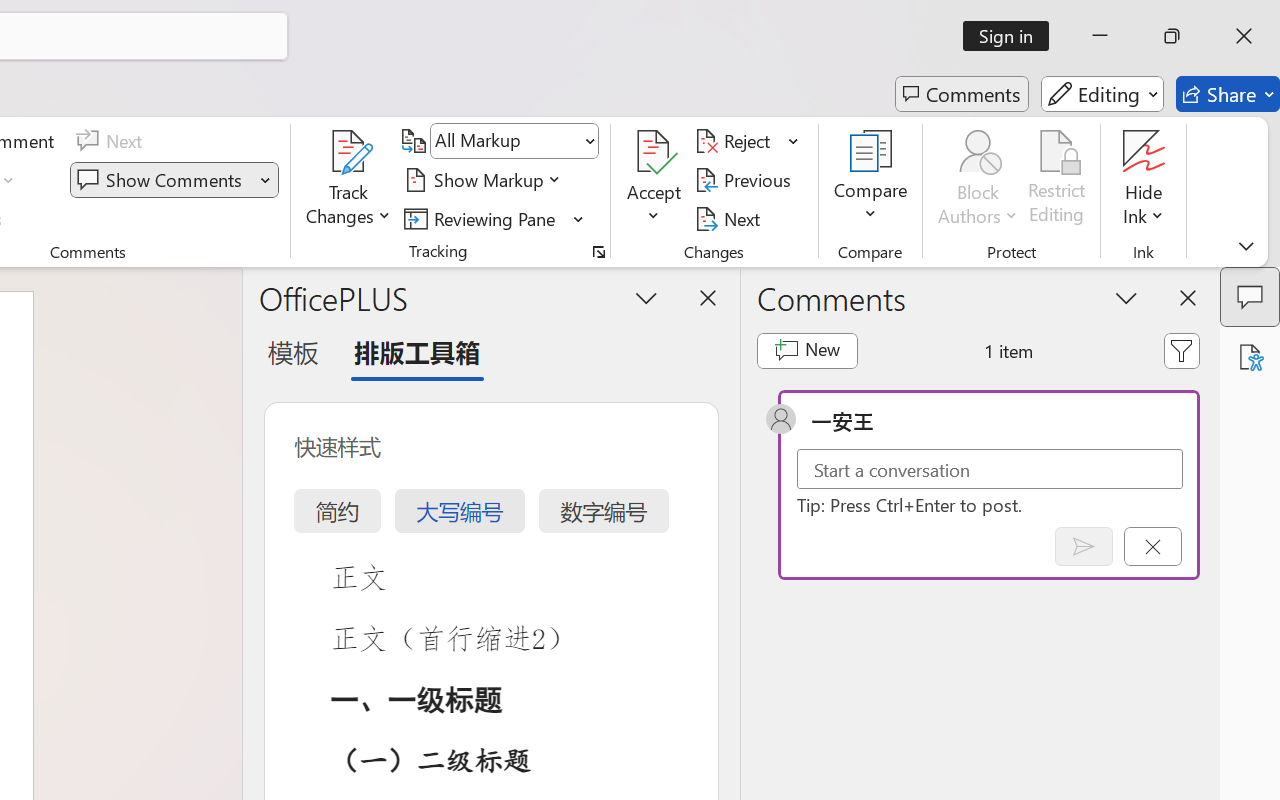 This screenshot has height=800, width=1280. I want to click on 'Post comment (Ctrl + Enter)', so click(1083, 546).